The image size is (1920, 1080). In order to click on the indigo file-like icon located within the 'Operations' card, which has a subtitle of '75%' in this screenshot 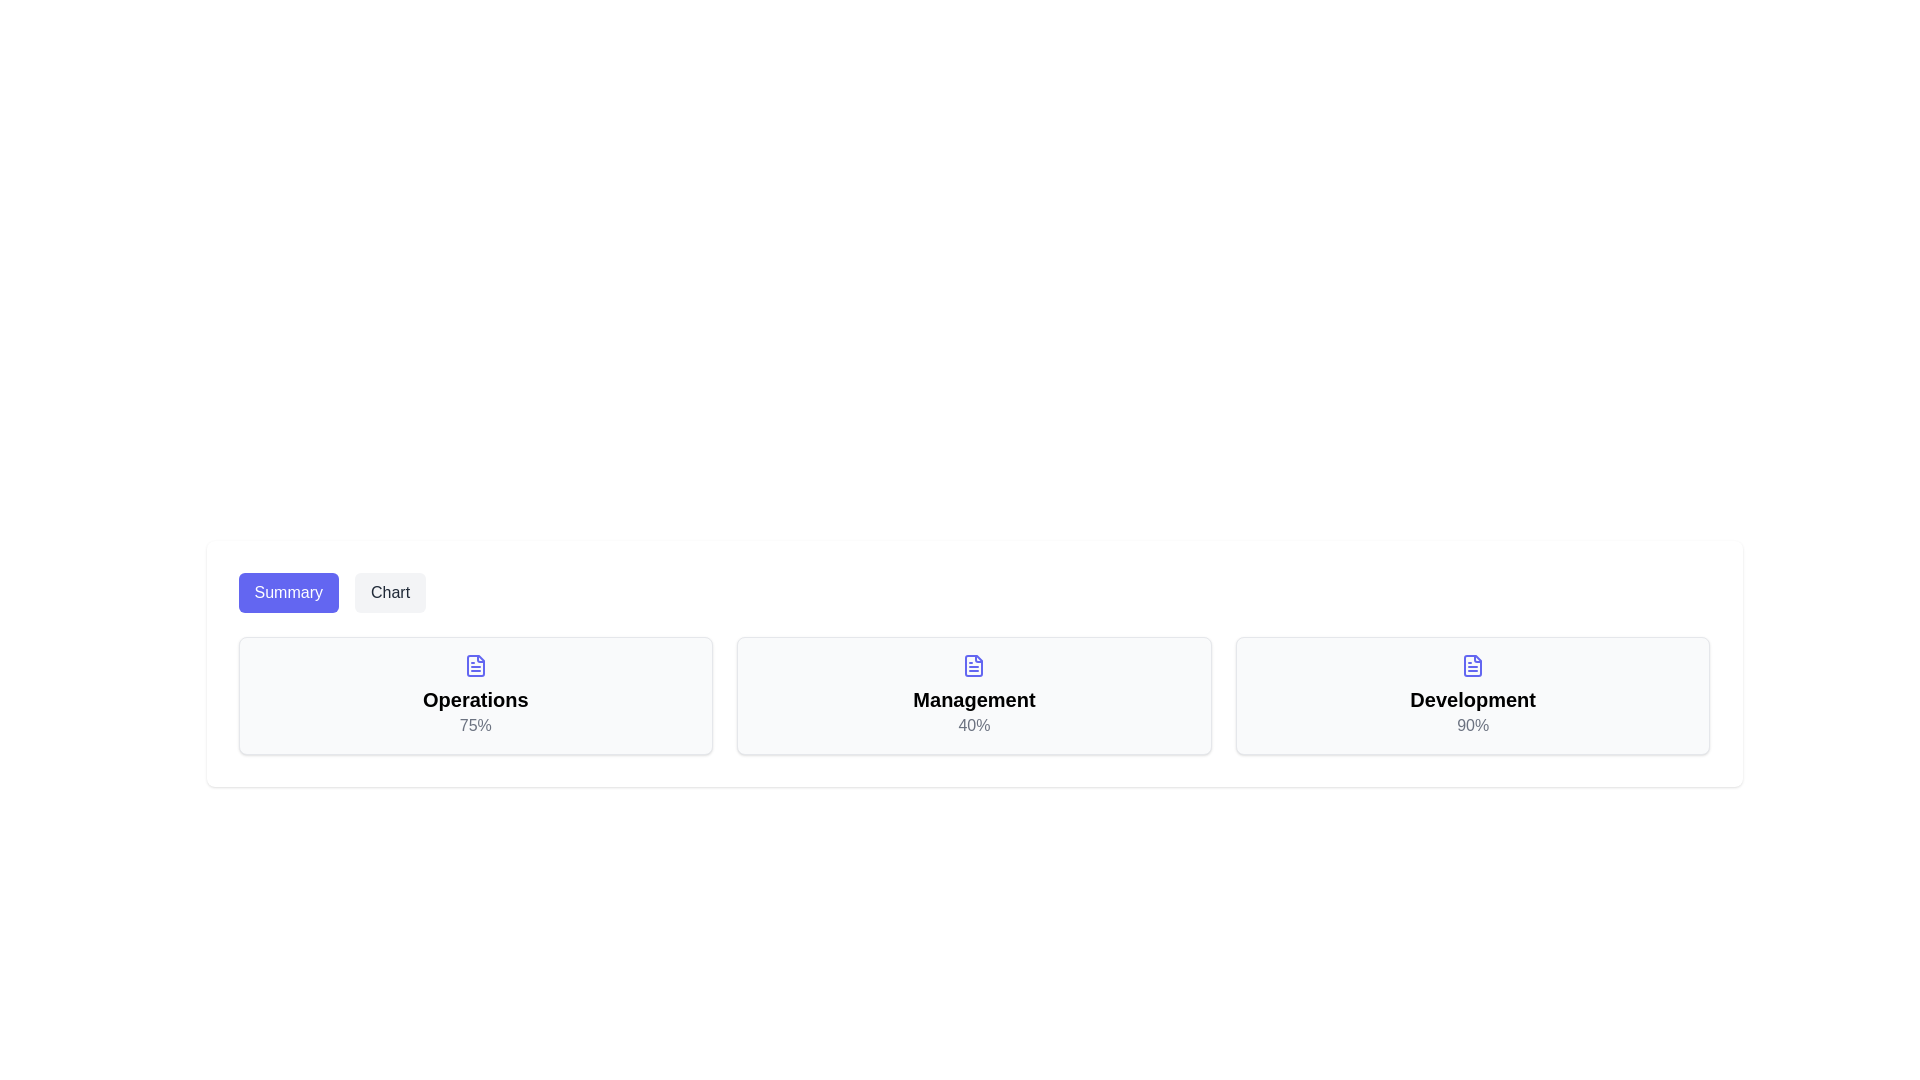, I will do `click(474, 666)`.